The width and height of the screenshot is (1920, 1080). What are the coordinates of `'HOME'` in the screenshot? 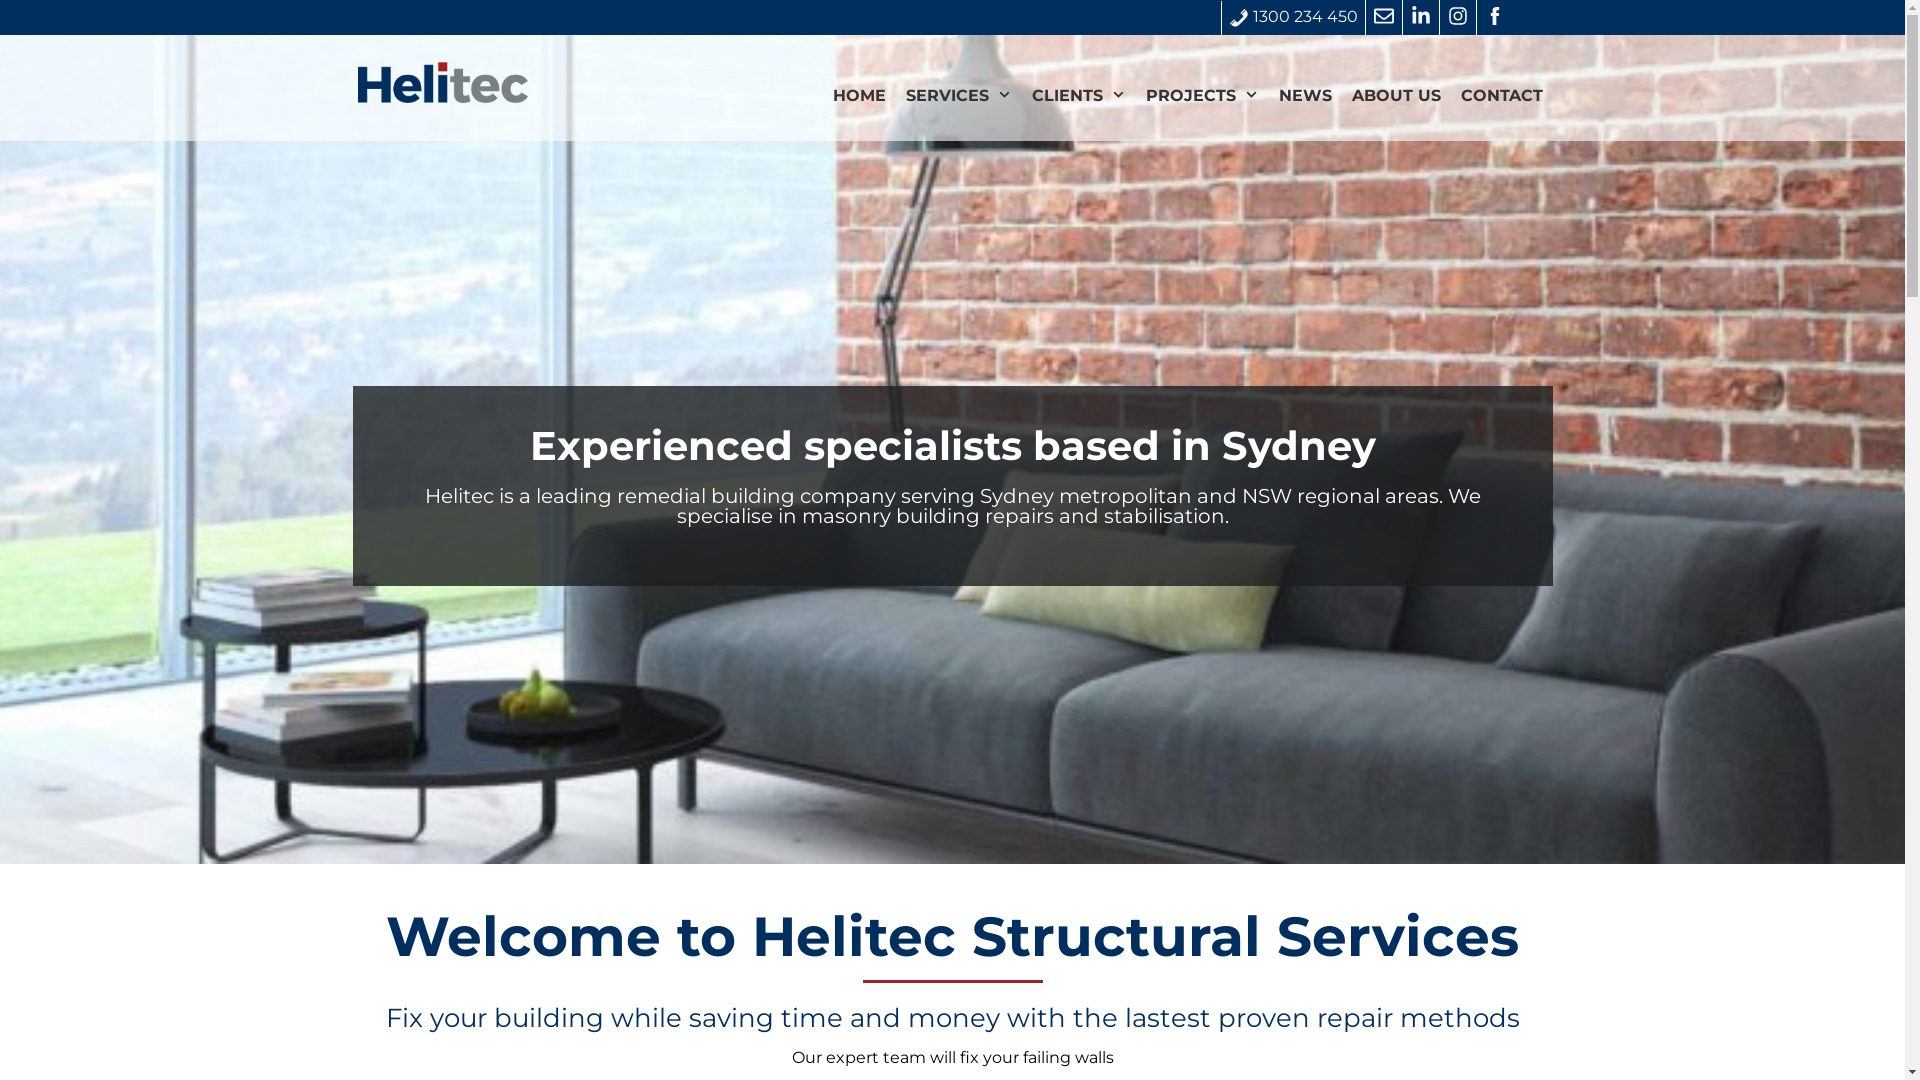 It's located at (822, 96).